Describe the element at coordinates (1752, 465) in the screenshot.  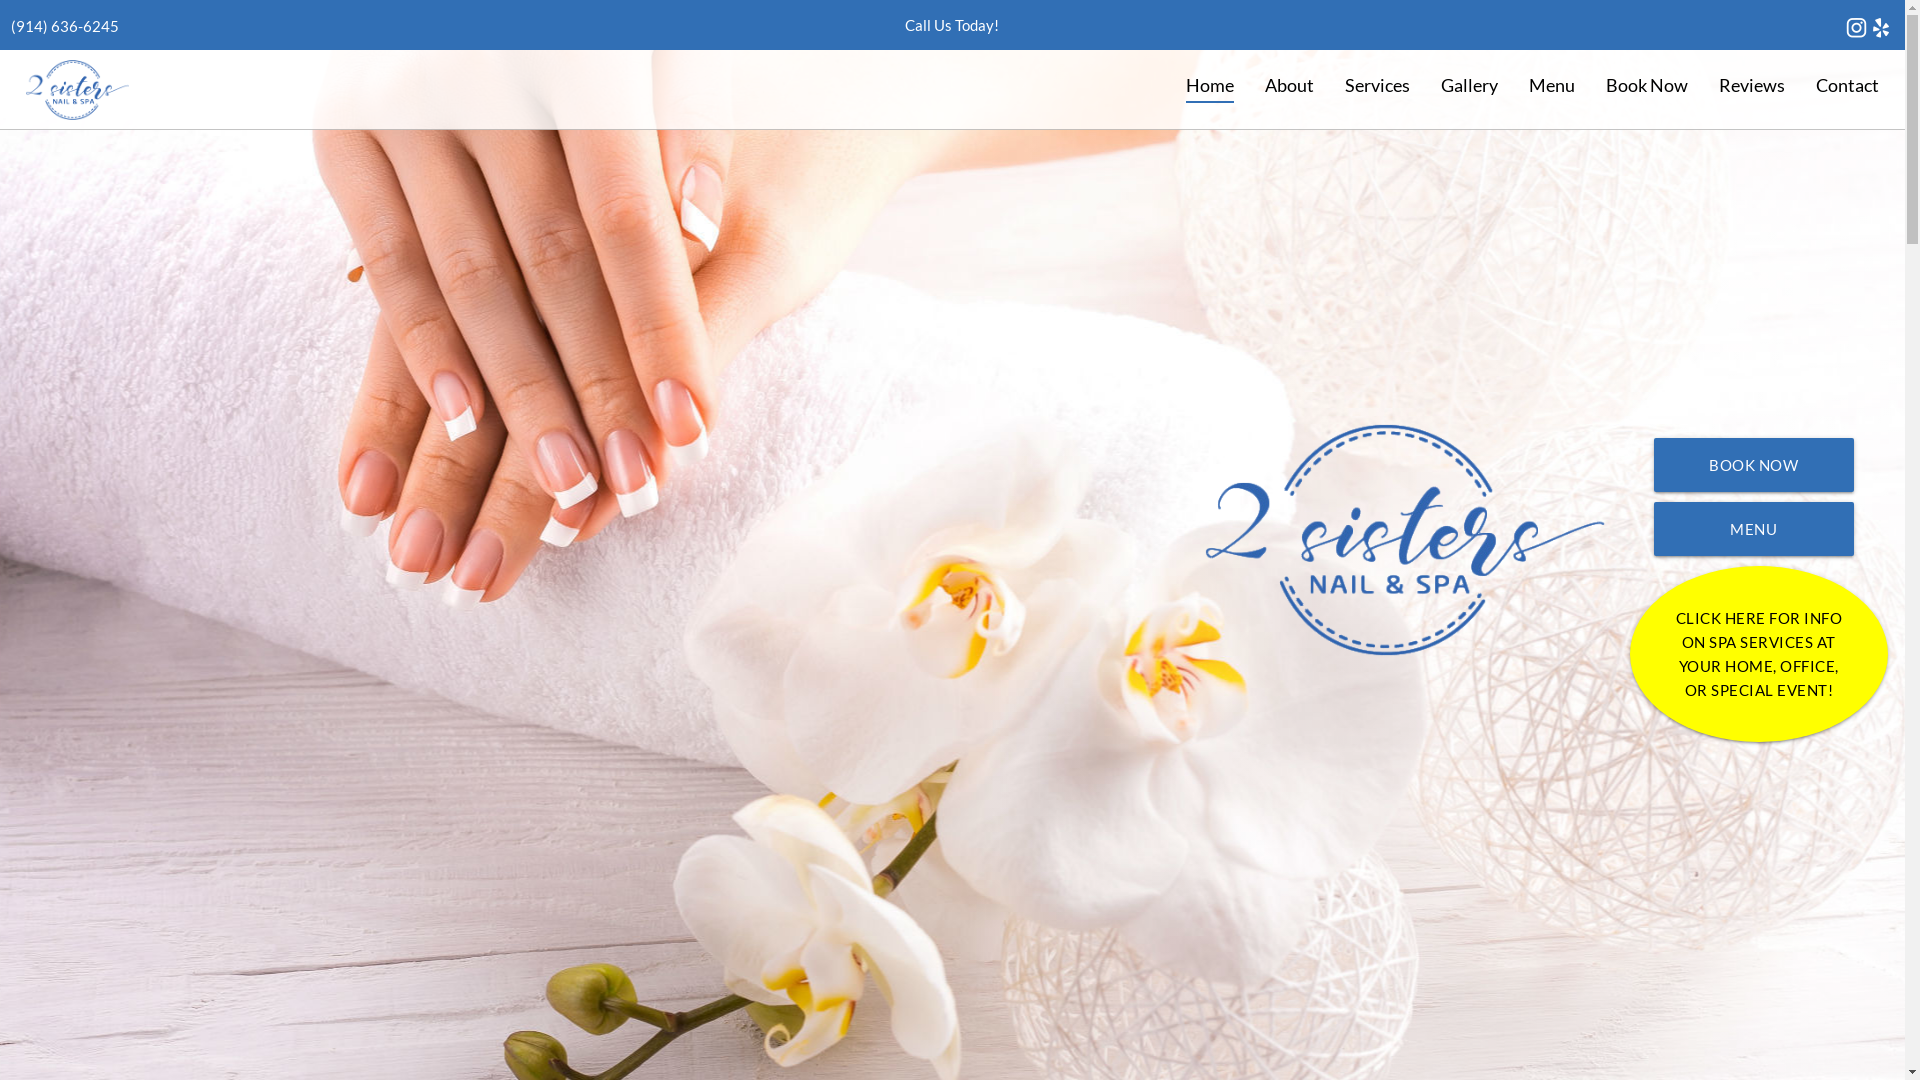
I see `'BOOK NOW'` at that location.